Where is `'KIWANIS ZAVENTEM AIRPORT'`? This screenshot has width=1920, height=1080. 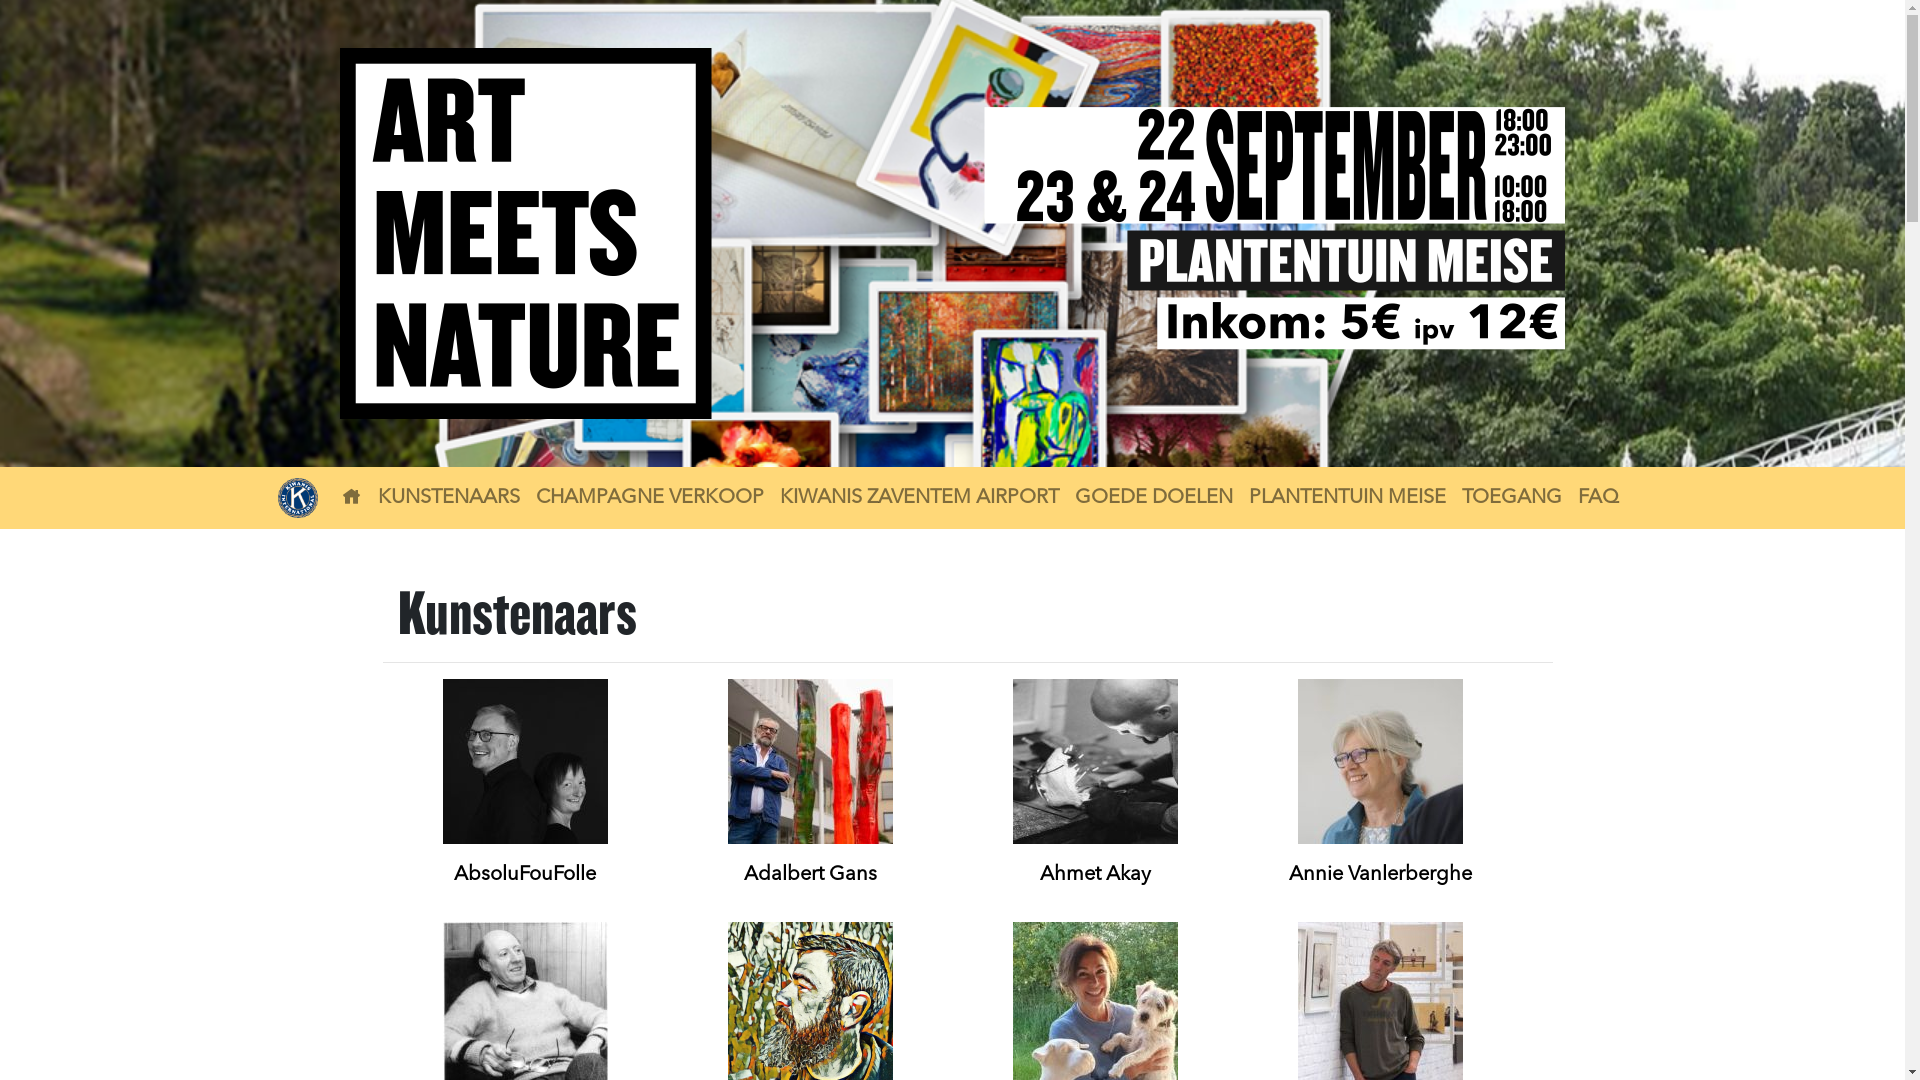 'KIWANIS ZAVENTEM AIRPORT' is located at coordinates (918, 496).